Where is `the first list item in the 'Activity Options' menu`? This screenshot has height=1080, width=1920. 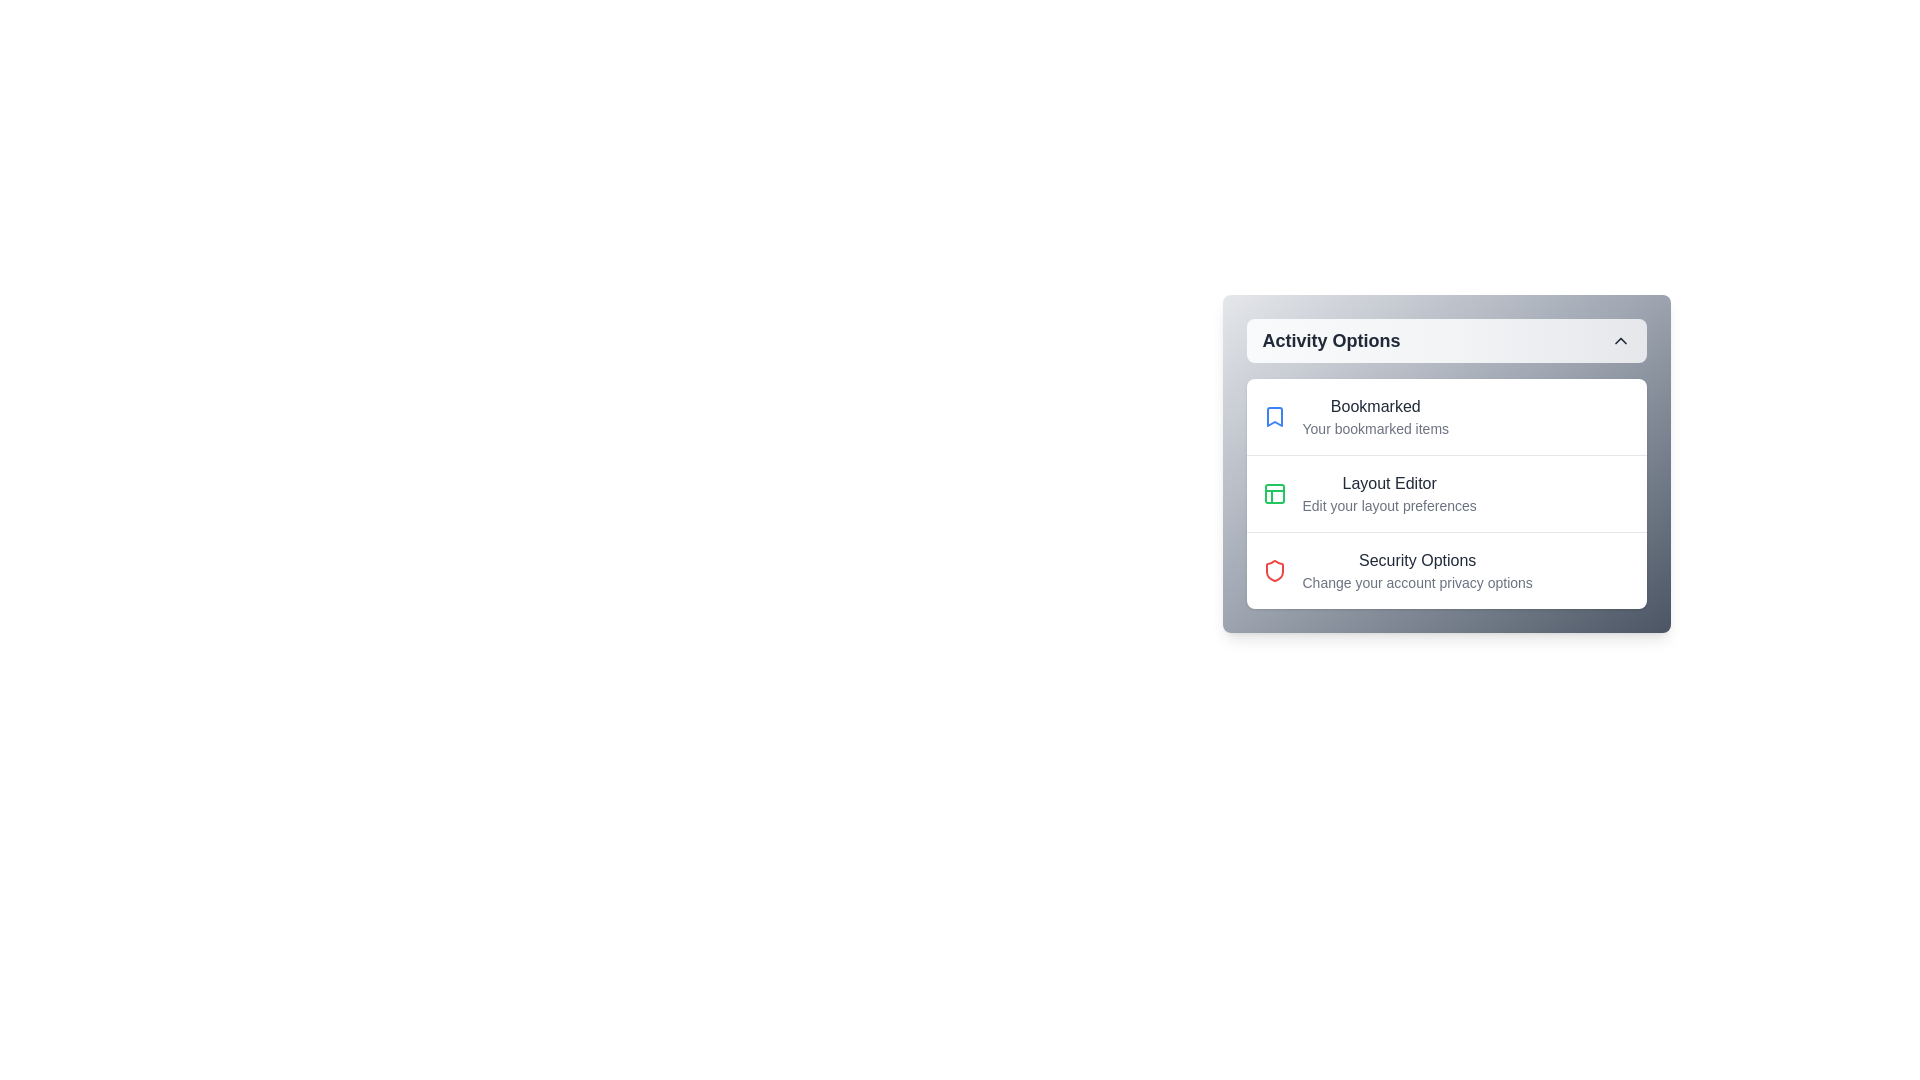
the first list item in the 'Activity Options' menu is located at coordinates (1446, 415).